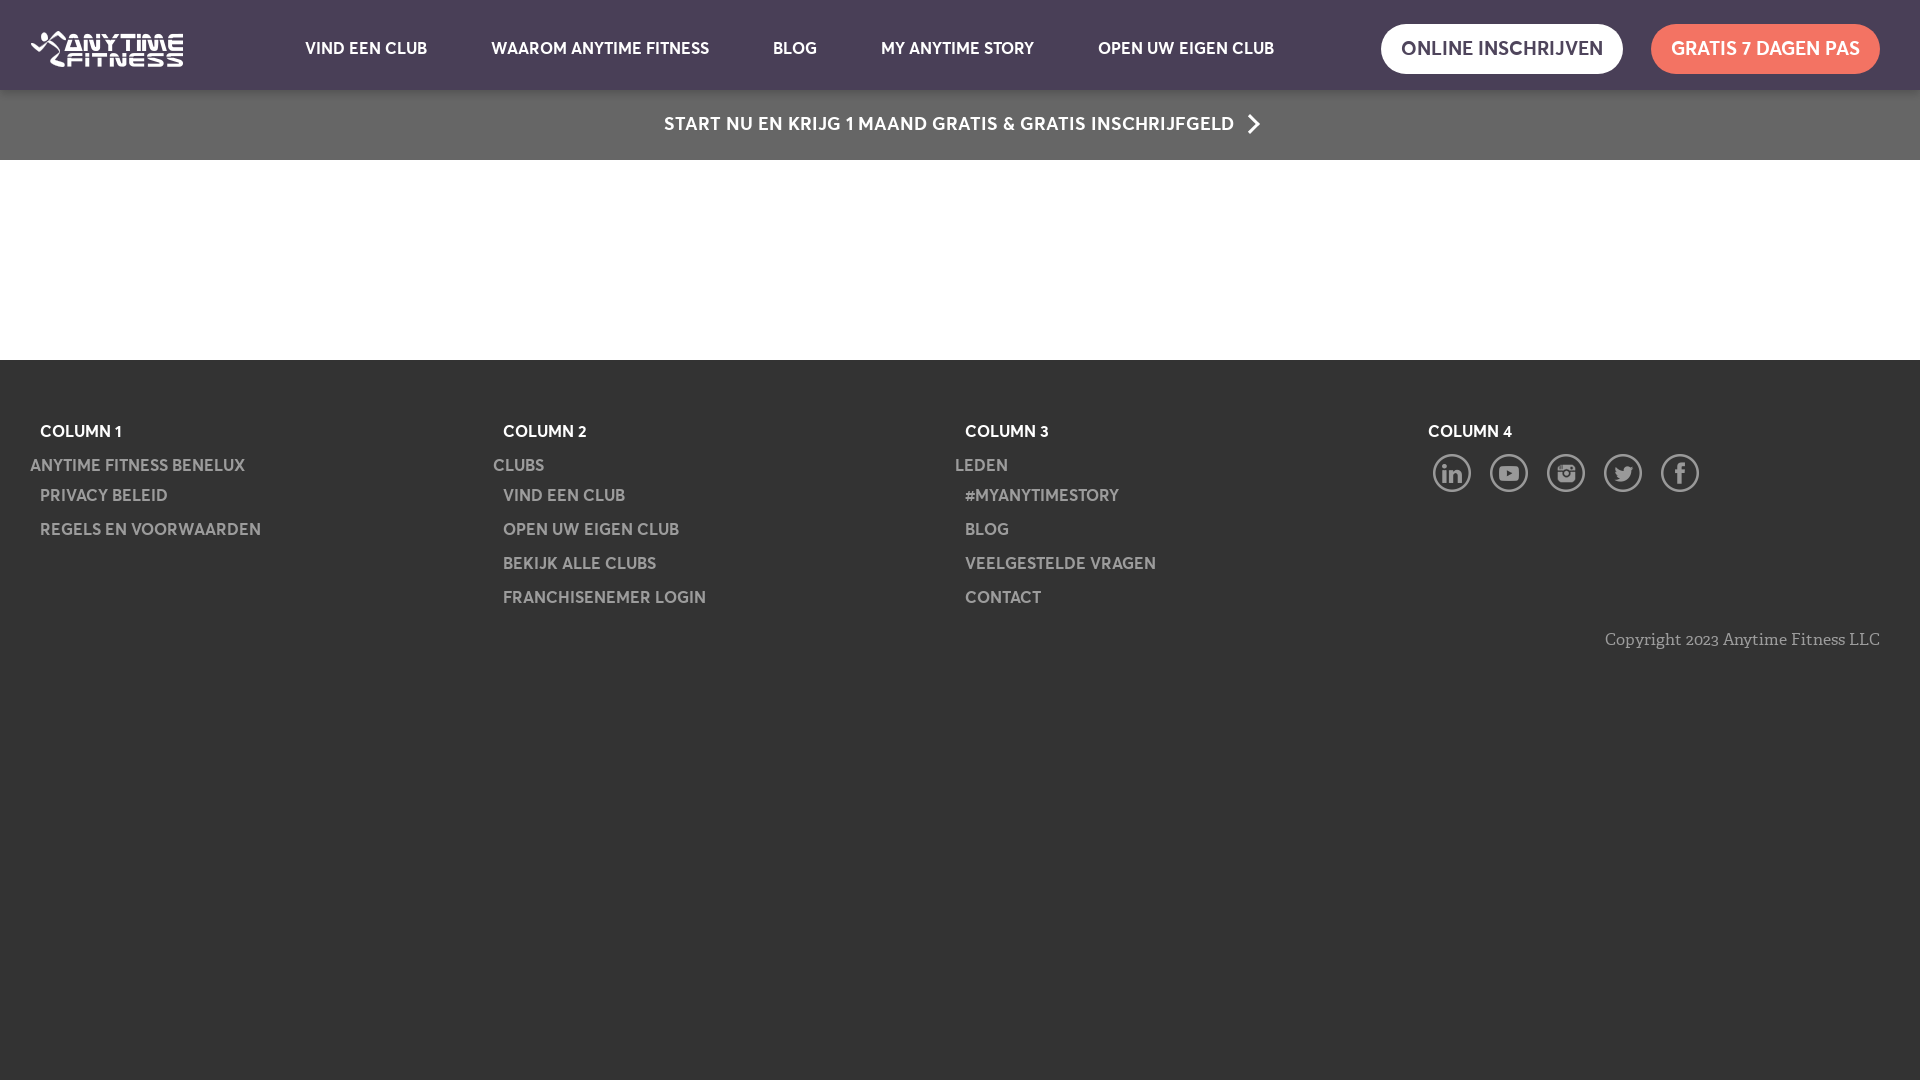 The image size is (1920, 1080). I want to click on 'BLOG', so click(987, 527).